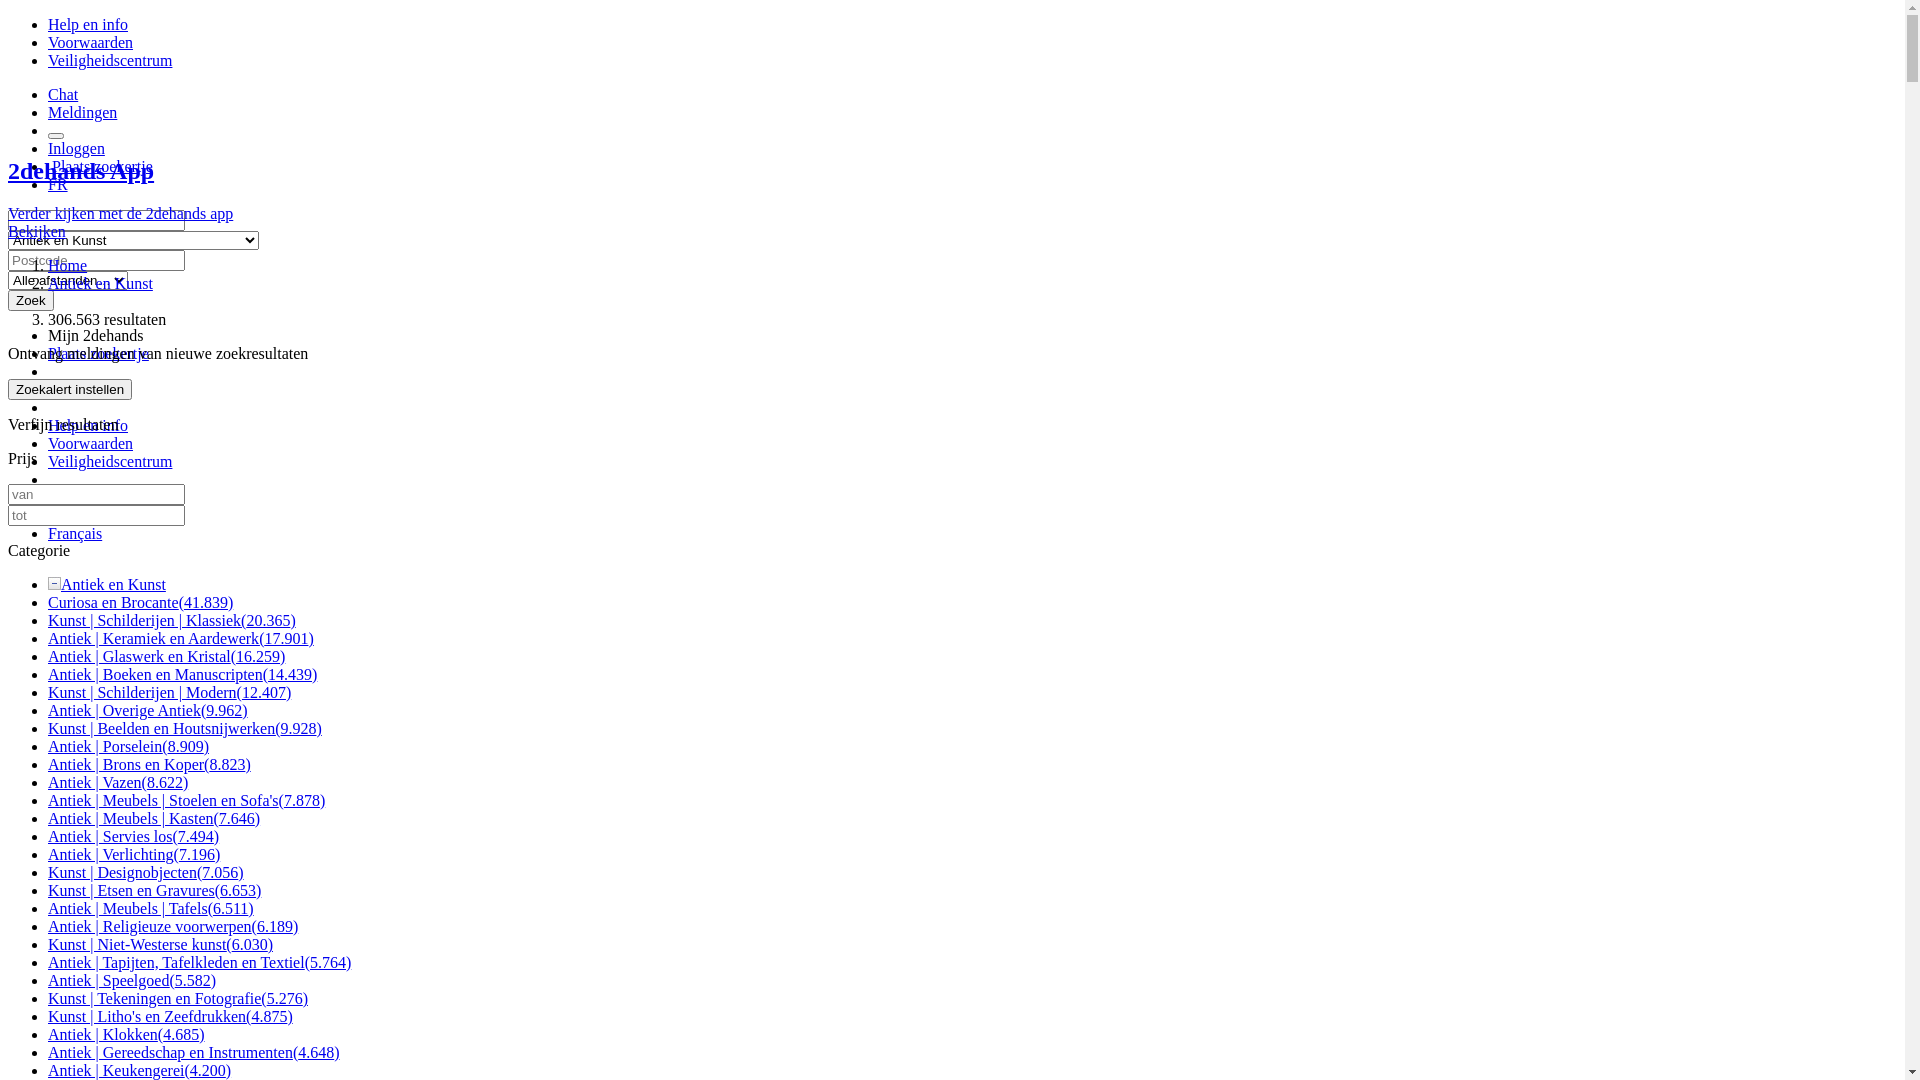 The image size is (1920, 1080). Describe the element at coordinates (48, 799) in the screenshot. I see `'Antiek | Meubels | Stoelen en Sofa's(7.878)'` at that location.